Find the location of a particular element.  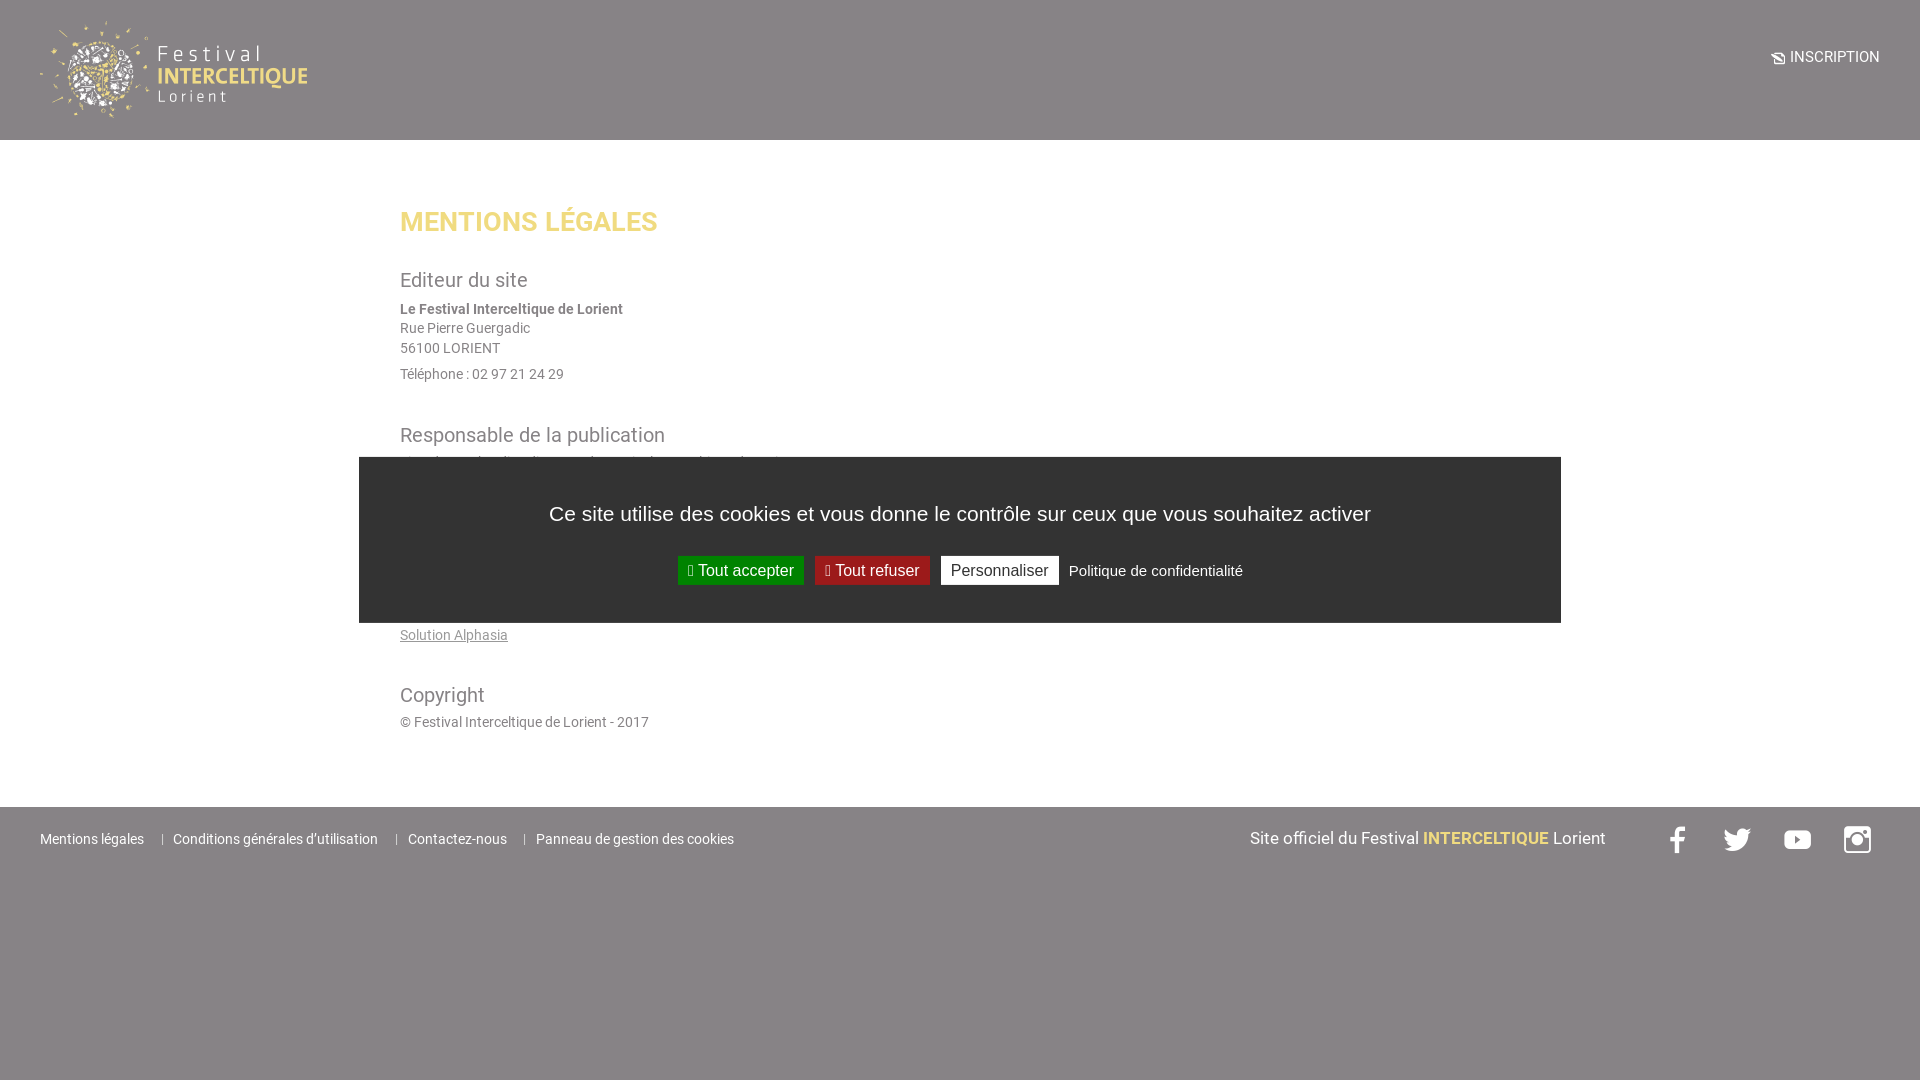

'Solution Alphasia' is located at coordinates (453, 635).